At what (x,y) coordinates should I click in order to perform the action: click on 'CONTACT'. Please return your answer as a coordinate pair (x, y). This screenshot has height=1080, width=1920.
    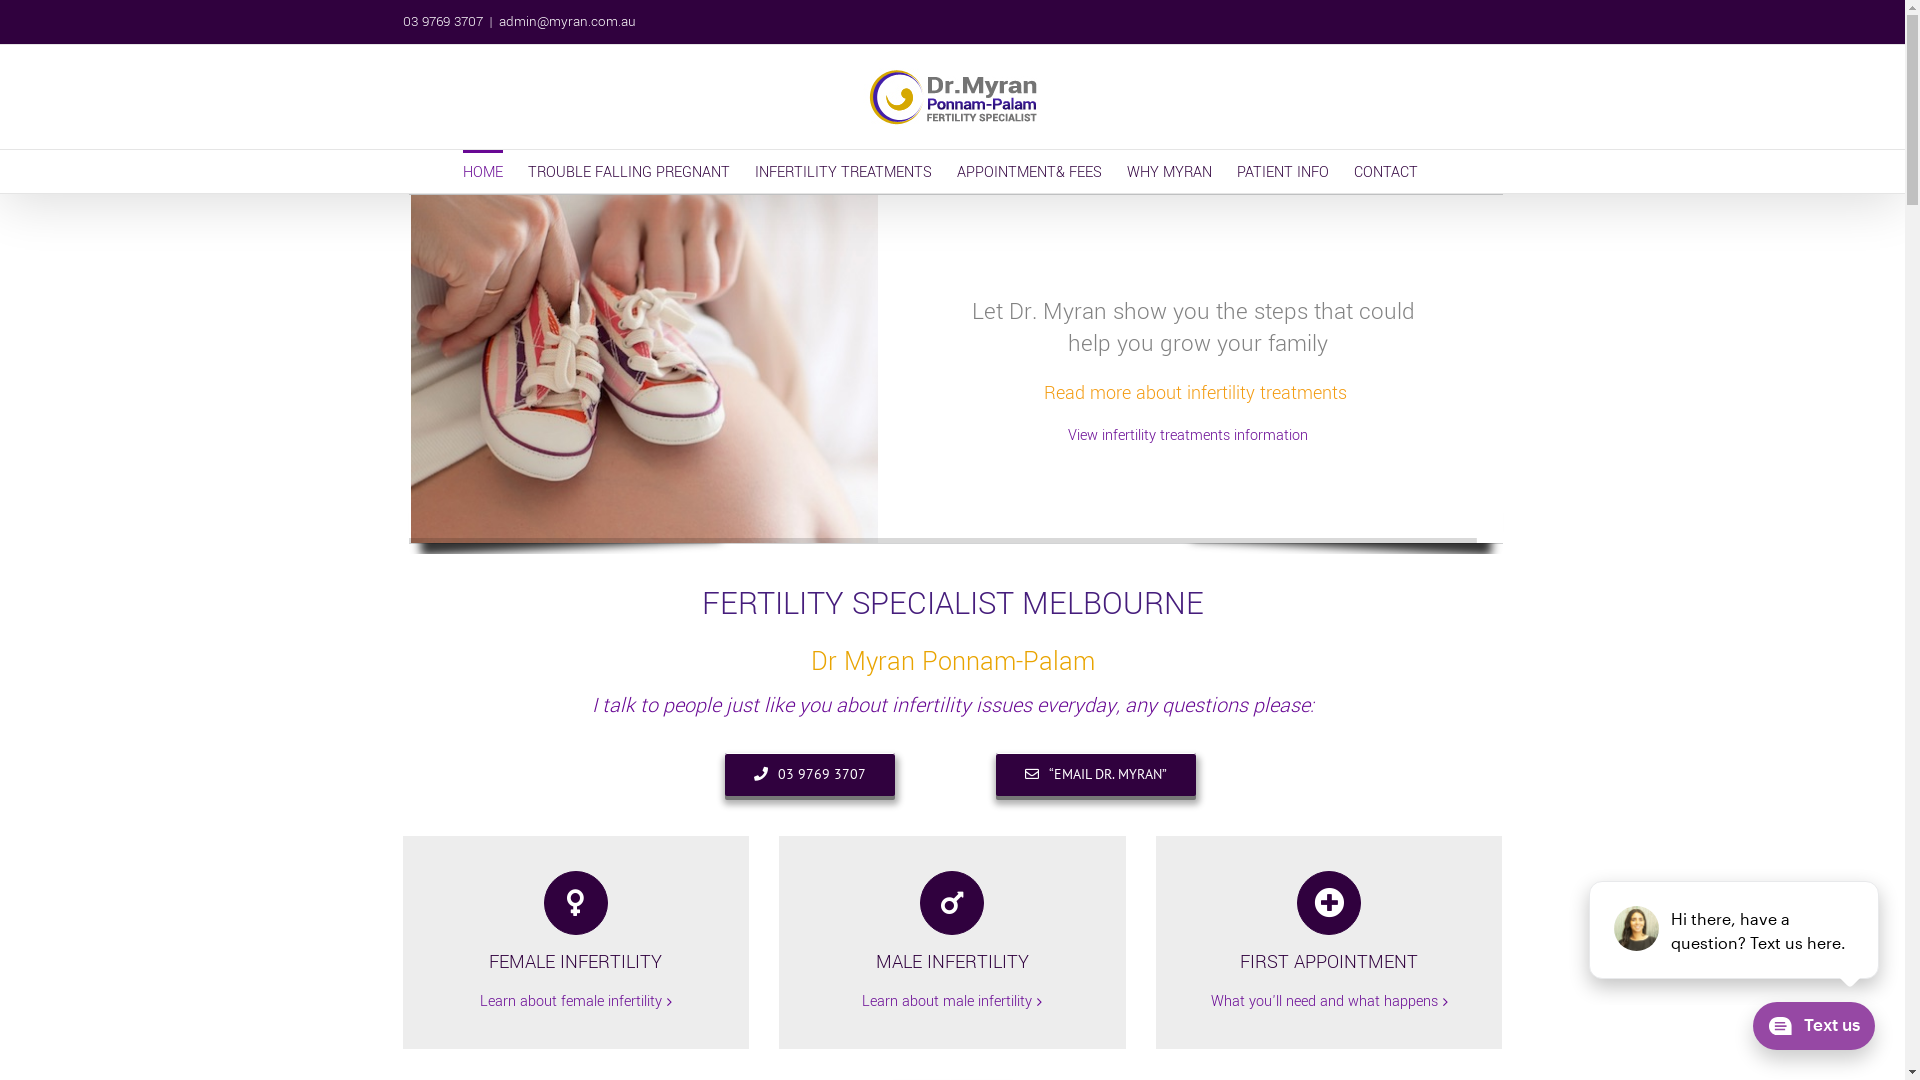
    Looking at the image, I should click on (1385, 170).